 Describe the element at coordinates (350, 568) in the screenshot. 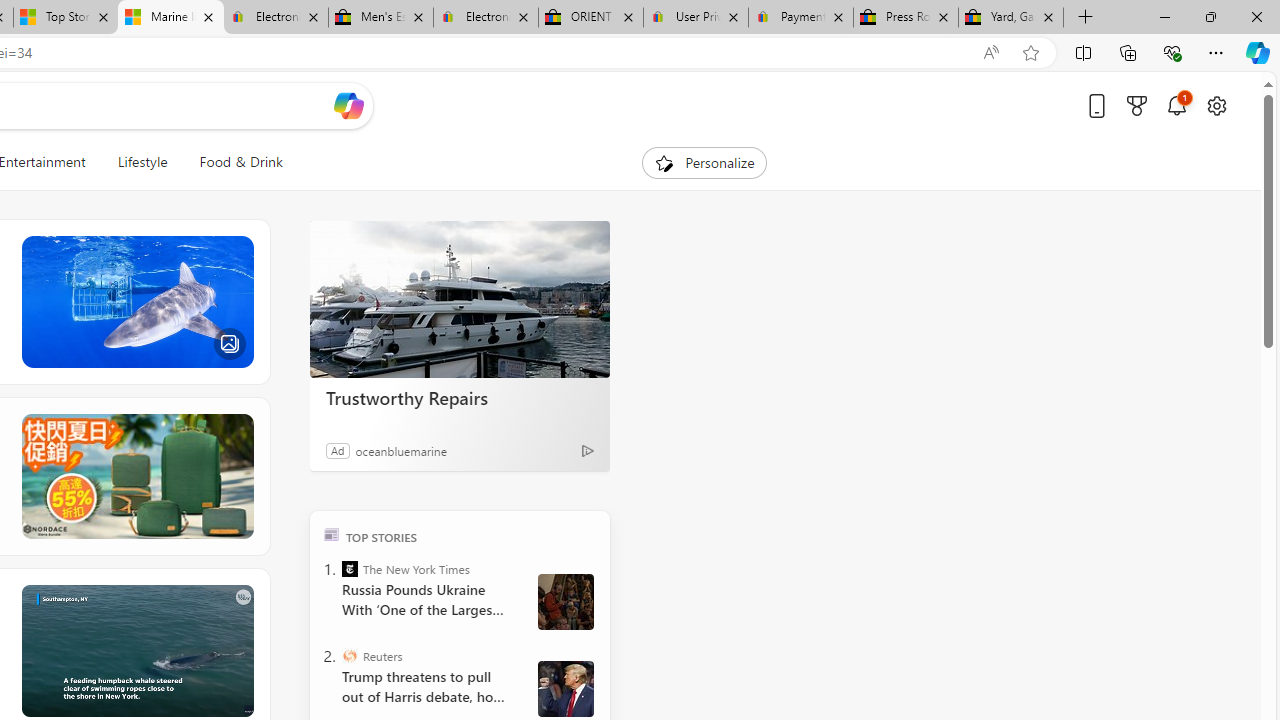

I see `'The New York Times'` at that location.